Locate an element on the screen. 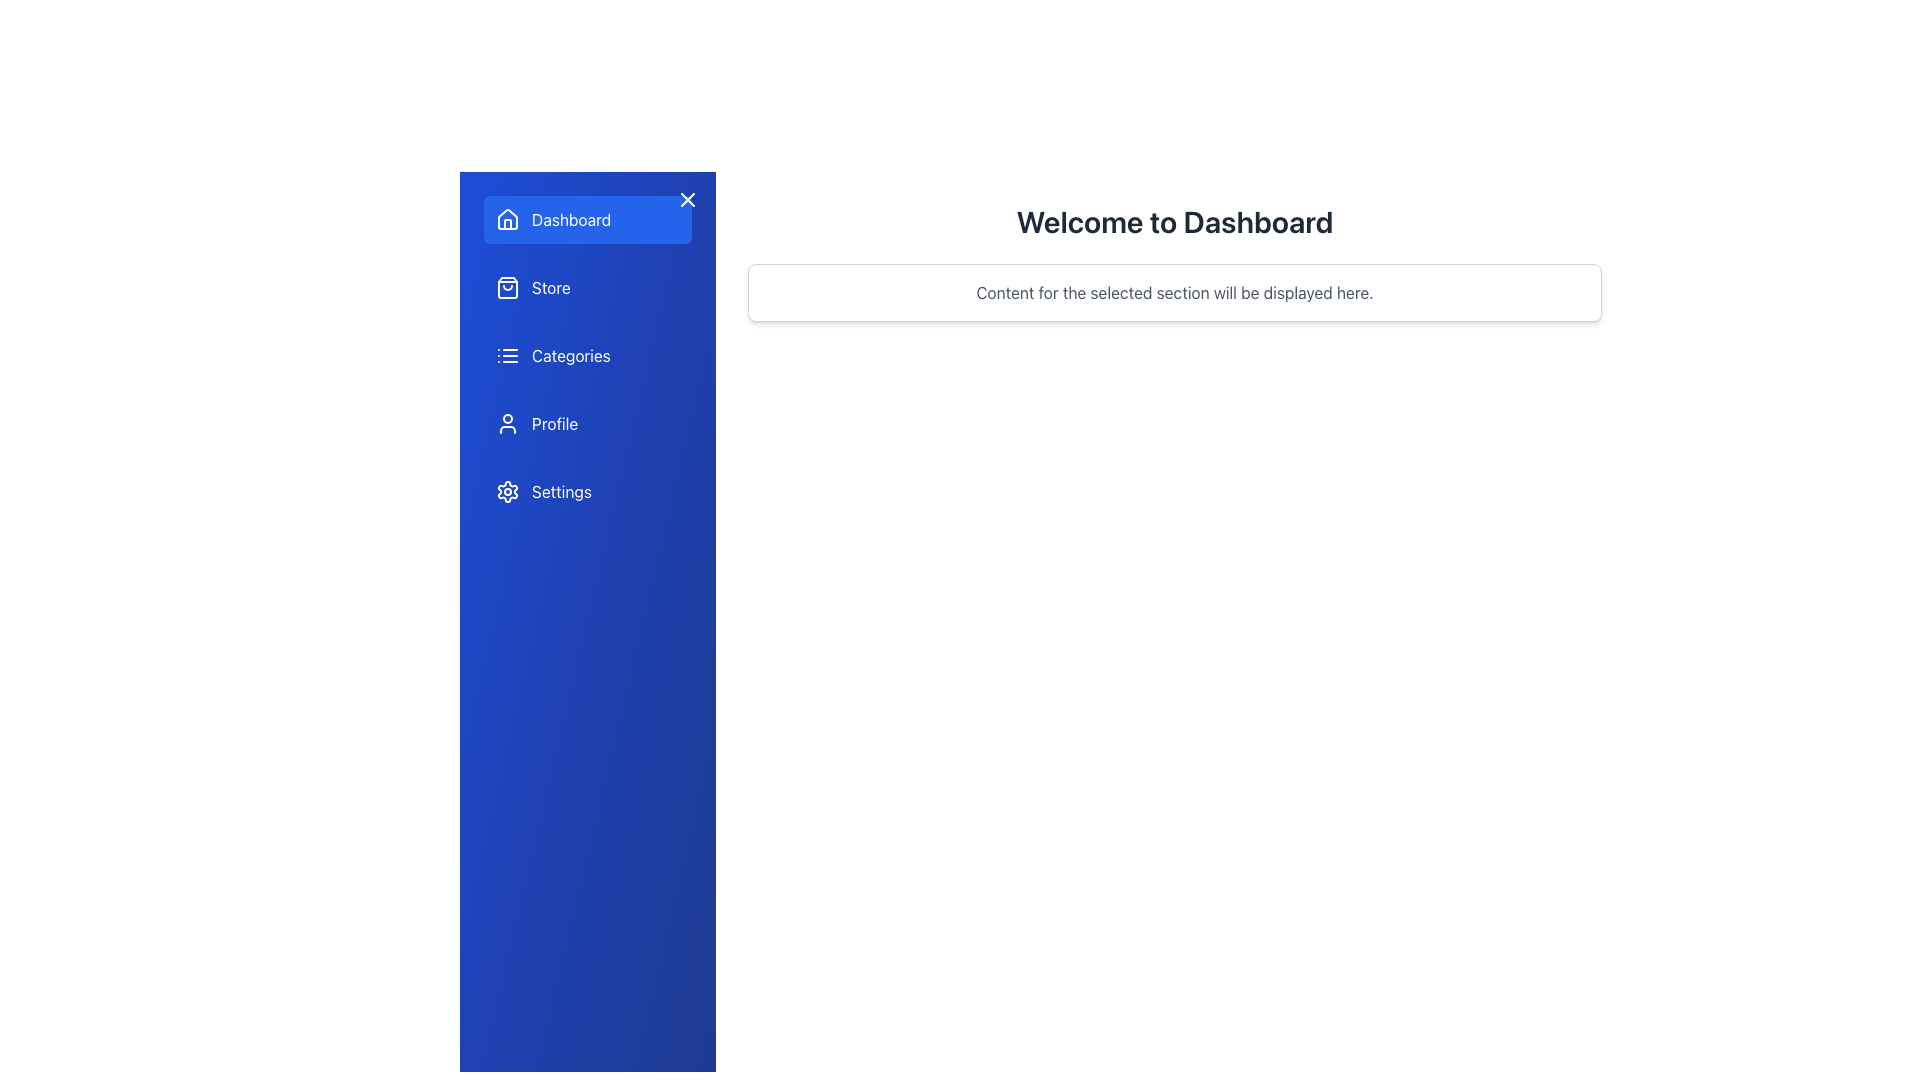 The height and width of the screenshot is (1080, 1920). the fourth navigation item in the sidebar, which provides access to the user profile page or settings is located at coordinates (587, 423).